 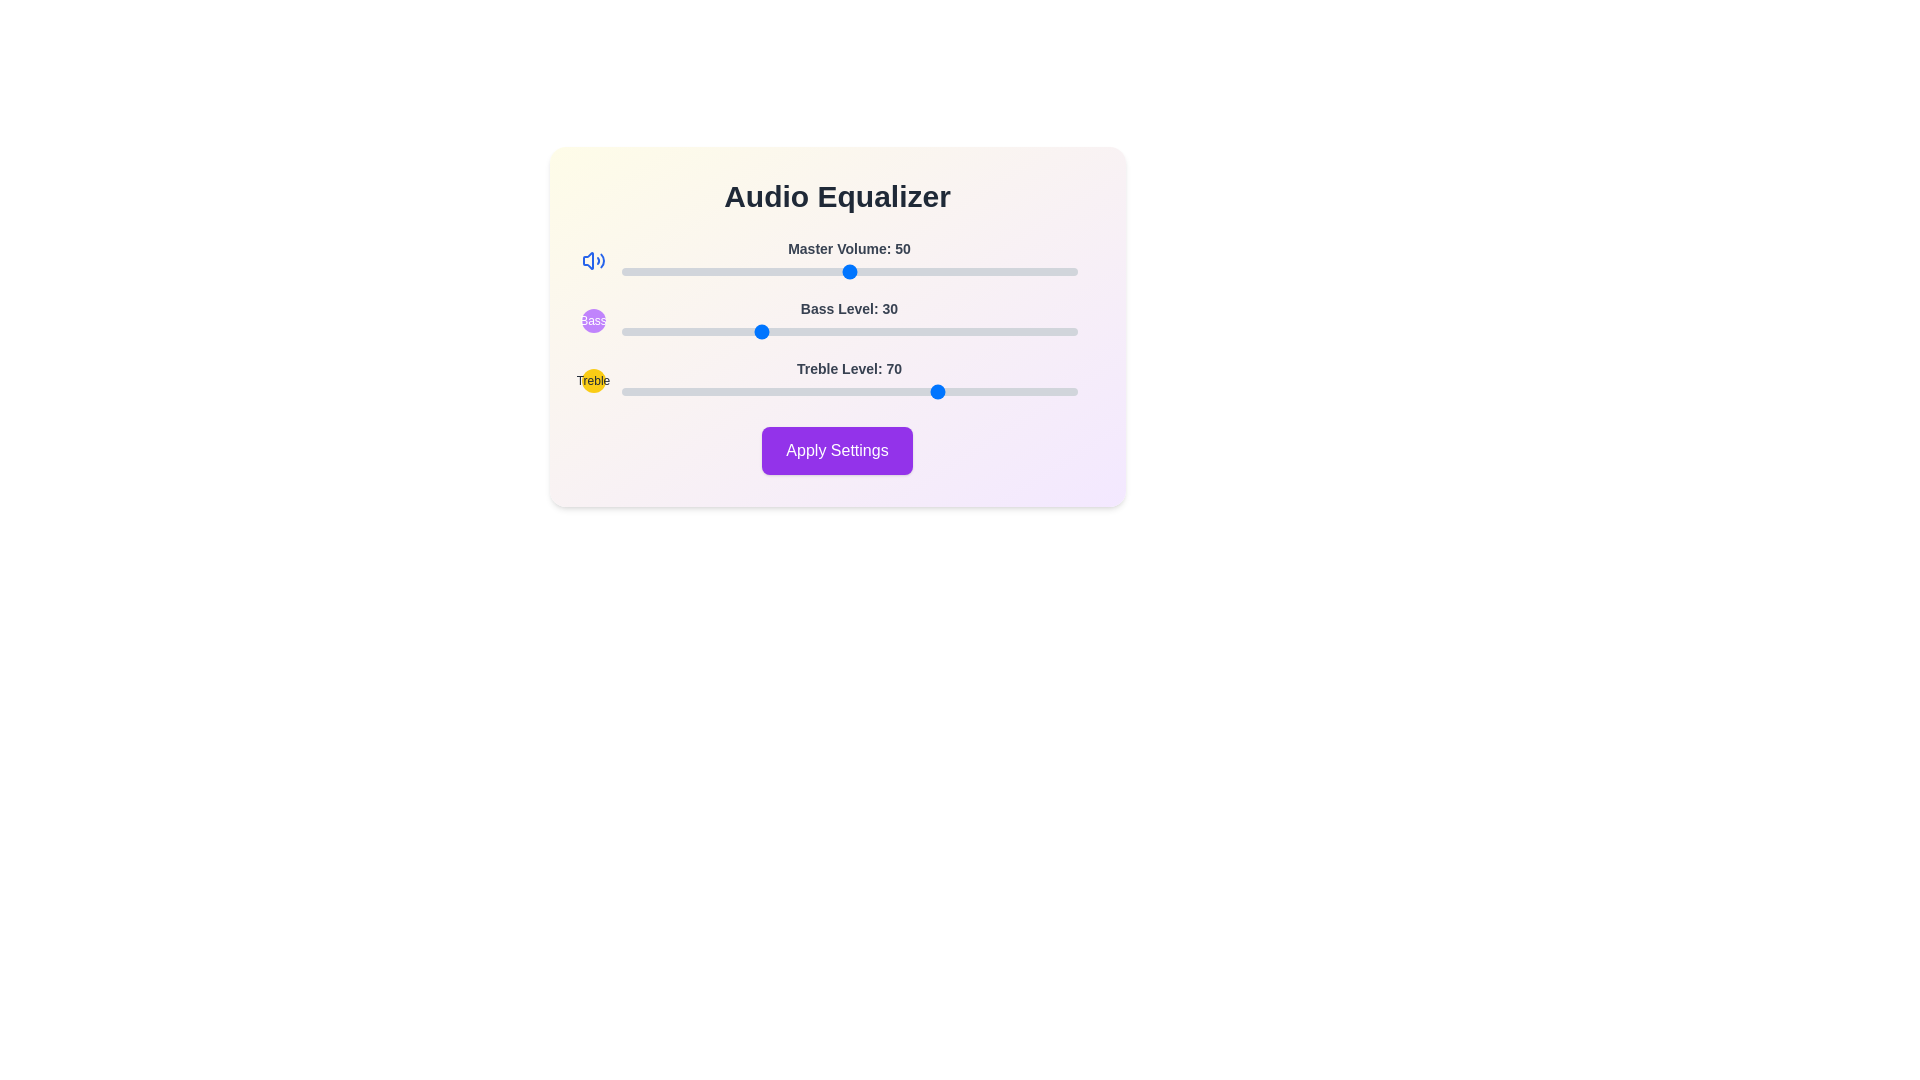 What do you see at coordinates (837, 451) in the screenshot?
I see `the button located at the bottom of the Audio Equalizer component` at bounding box center [837, 451].